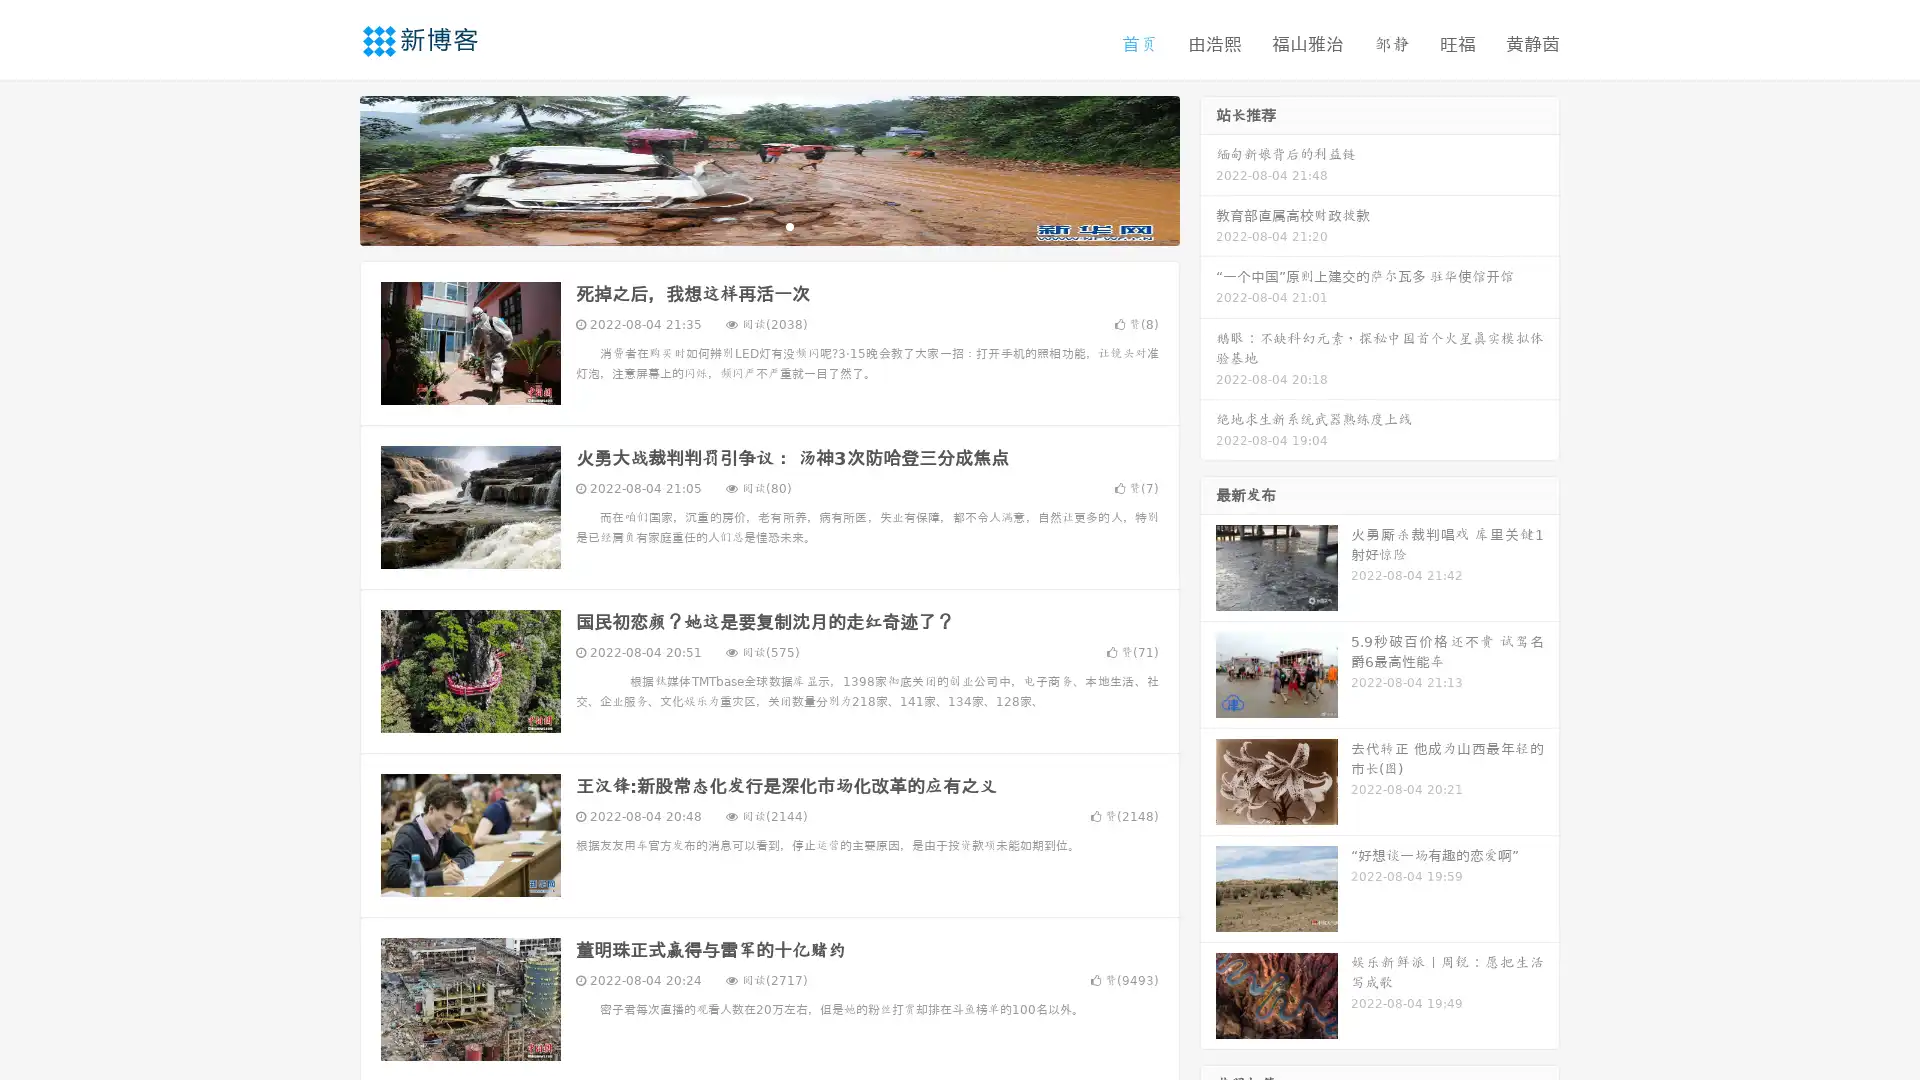 The height and width of the screenshot is (1080, 1920). Describe the element at coordinates (1208, 168) in the screenshot. I see `Next slide` at that location.